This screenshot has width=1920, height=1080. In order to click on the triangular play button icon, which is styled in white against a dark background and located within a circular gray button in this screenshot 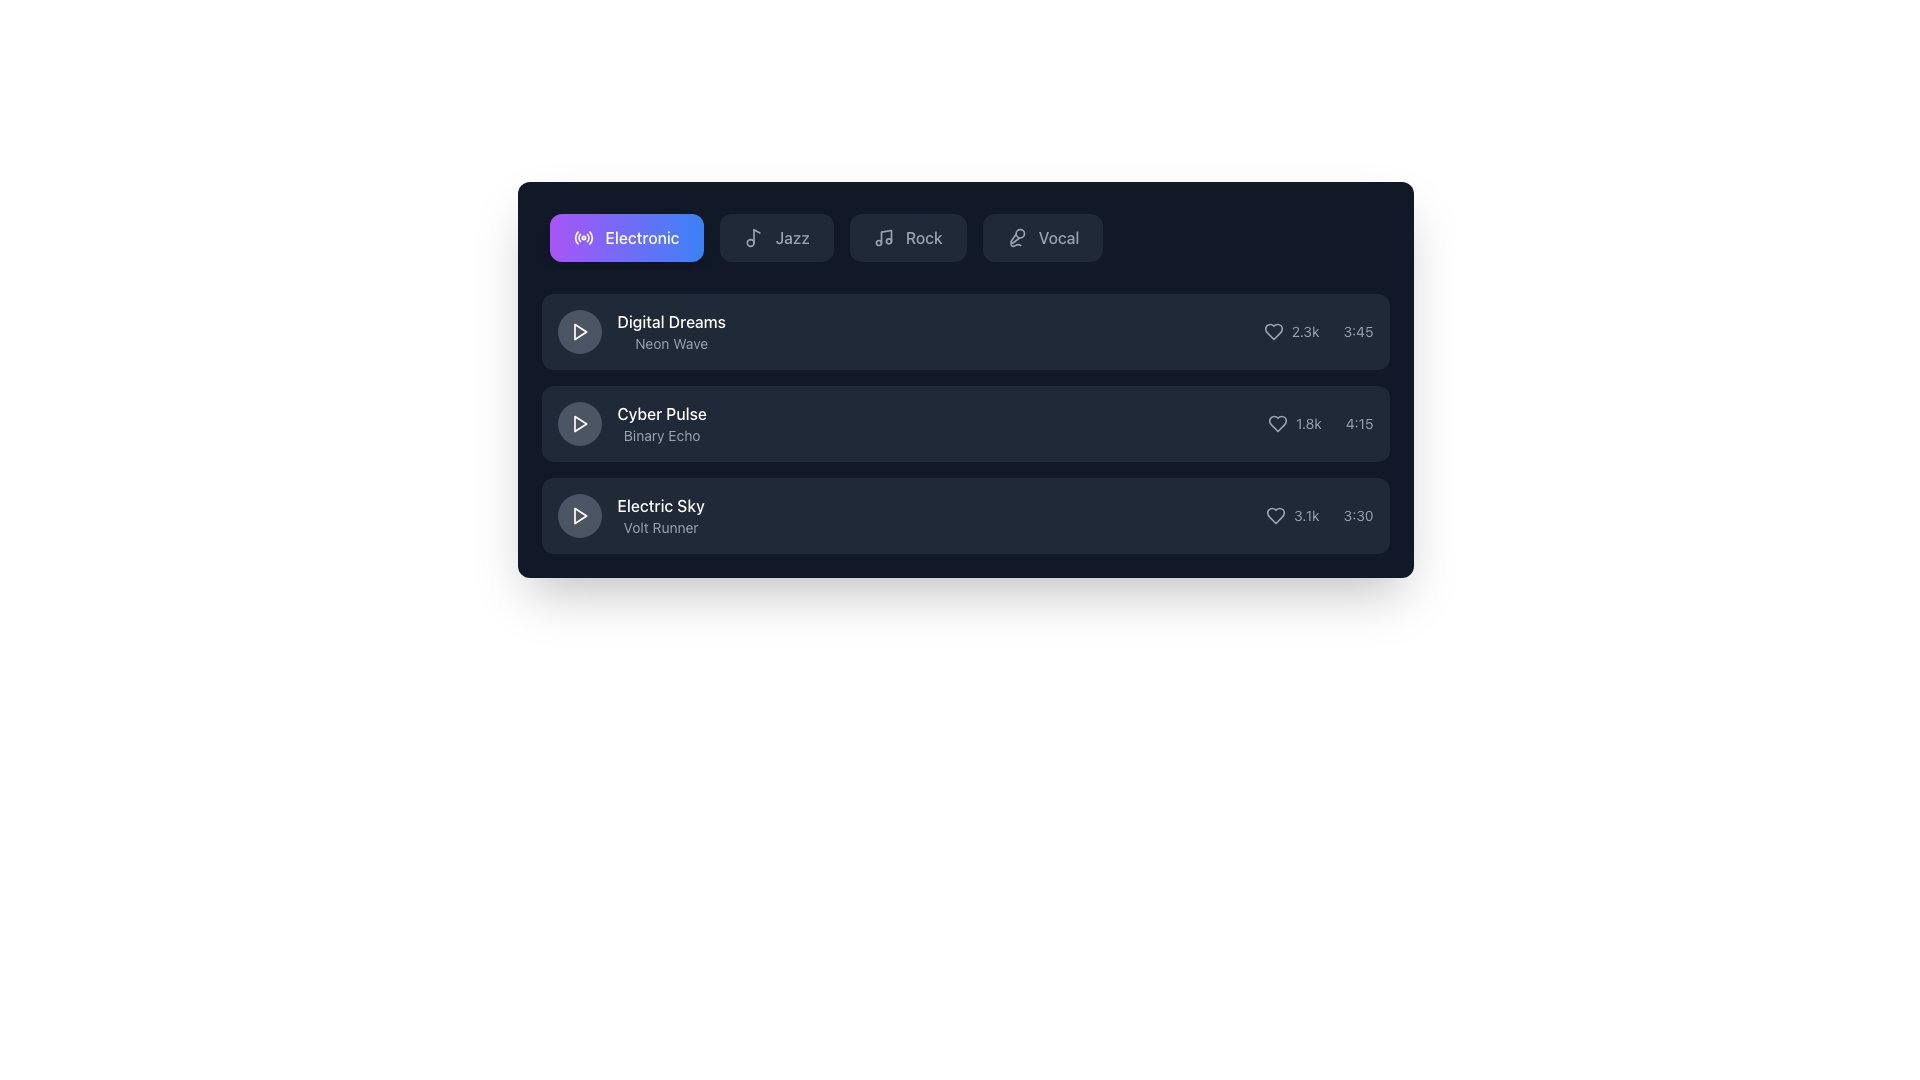, I will do `click(578, 423)`.